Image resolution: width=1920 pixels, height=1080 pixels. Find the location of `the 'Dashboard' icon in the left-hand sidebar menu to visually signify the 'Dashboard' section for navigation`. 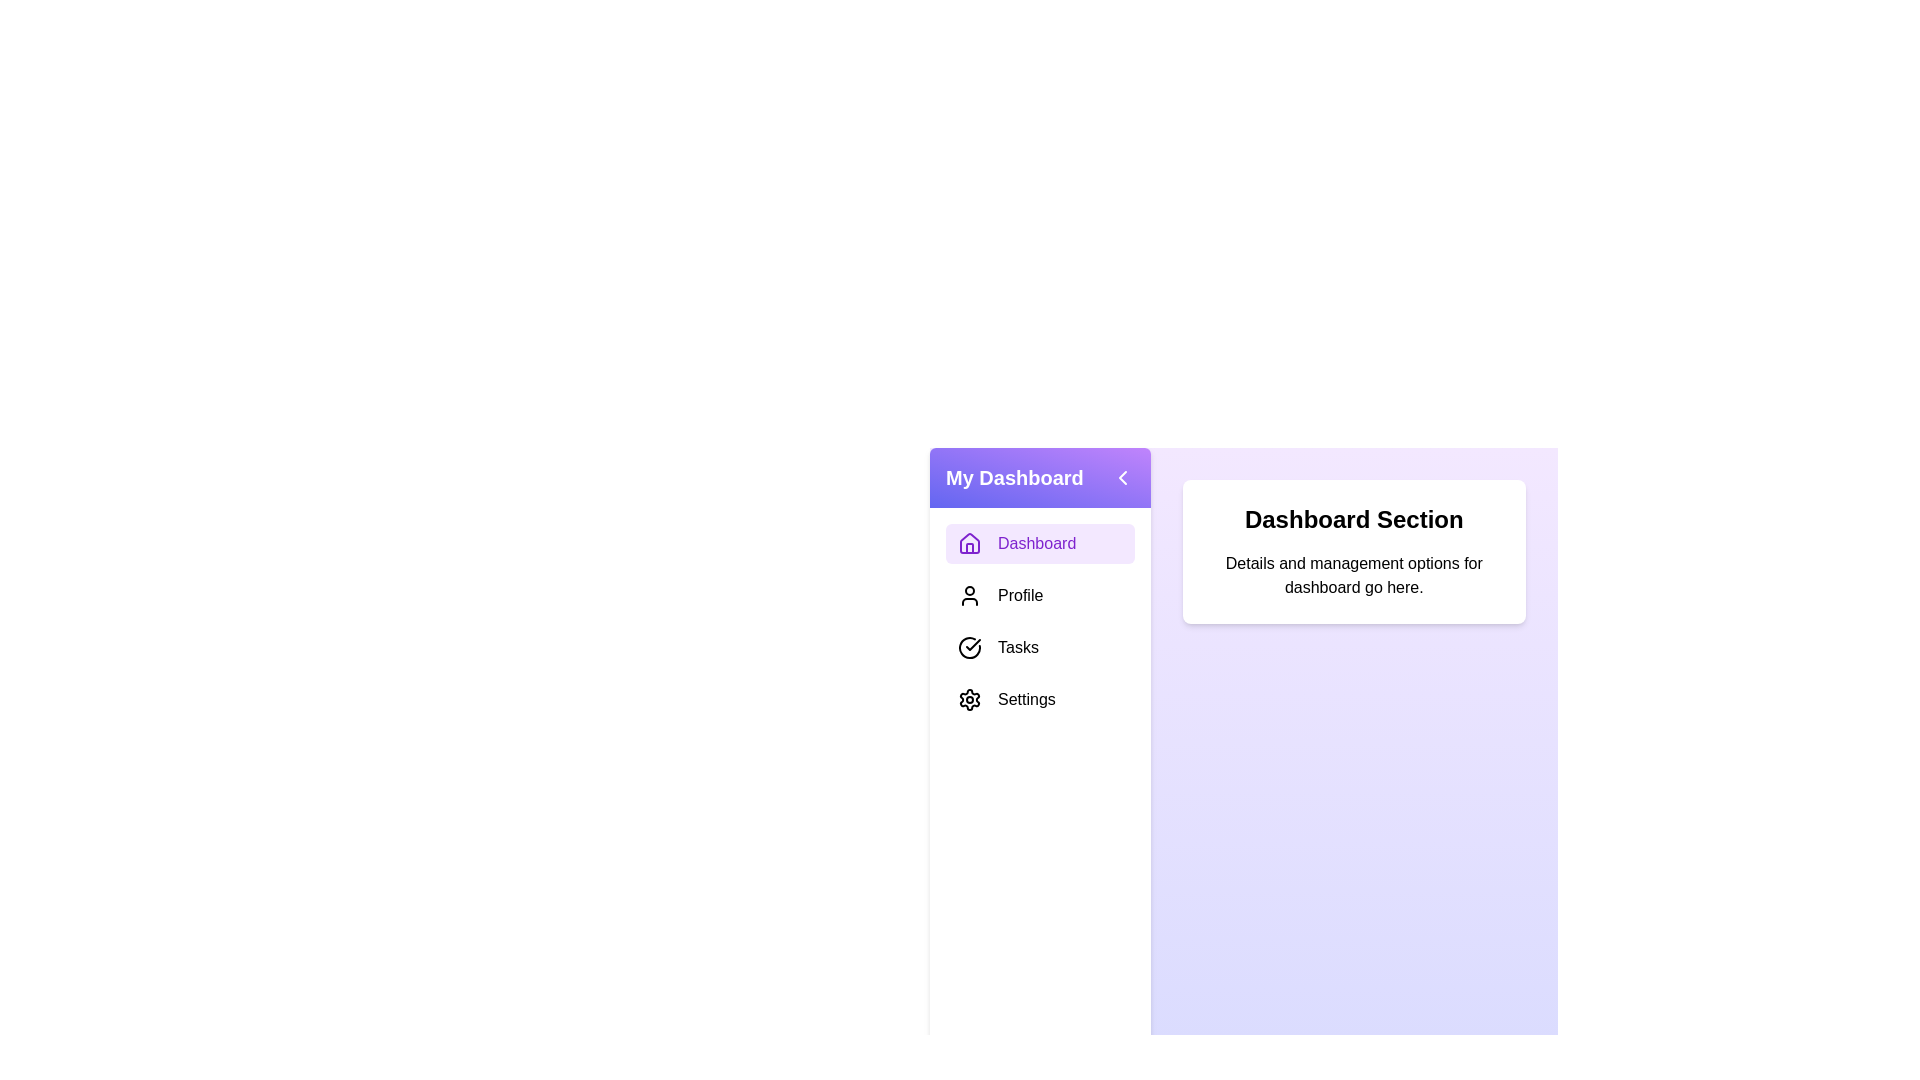

the 'Dashboard' icon in the left-hand sidebar menu to visually signify the 'Dashboard' section for navigation is located at coordinates (969, 543).